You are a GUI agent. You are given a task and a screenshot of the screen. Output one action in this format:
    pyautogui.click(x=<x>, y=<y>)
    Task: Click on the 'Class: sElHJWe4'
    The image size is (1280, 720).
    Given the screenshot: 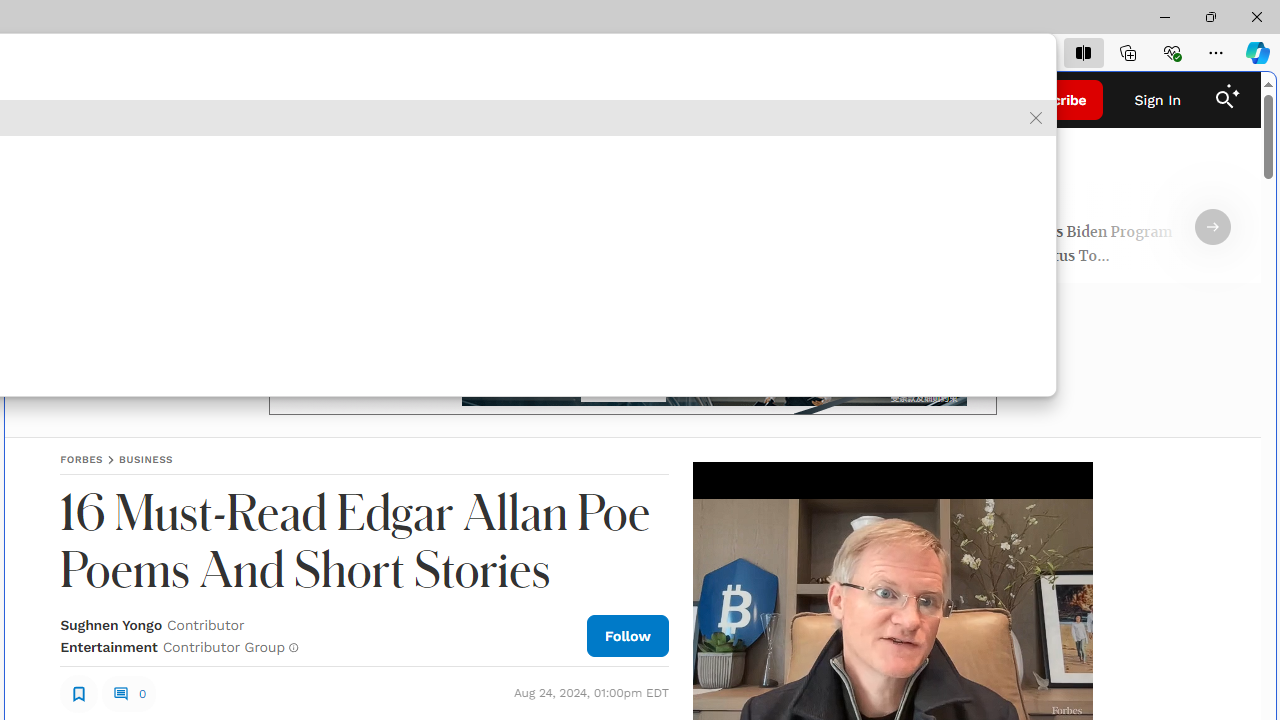 What is the action you would take?
    pyautogui.click(x=79, y=692)
    